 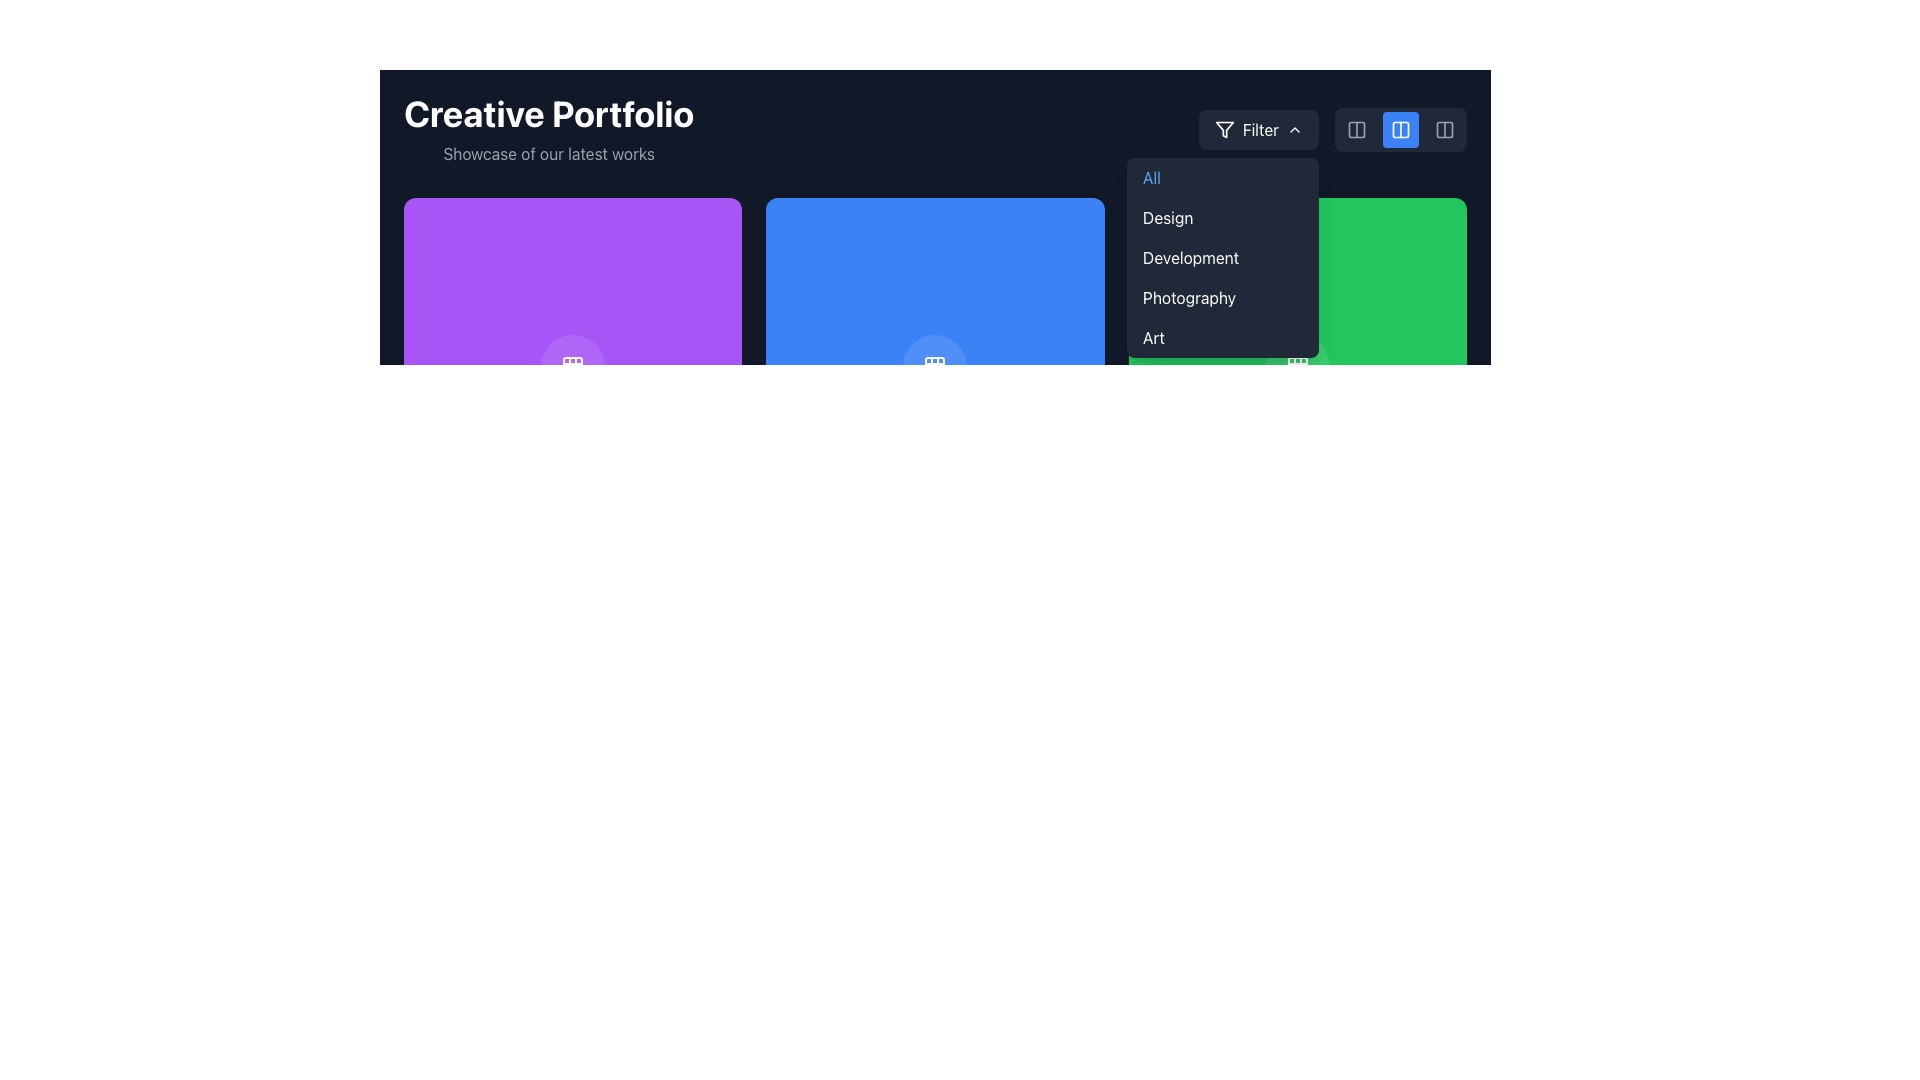 What do you see at coordinates (1222, 297) in the screenshot?
I see `the 'Photography' menu item in the dropdown menu` at bounding box center [1222, 297].